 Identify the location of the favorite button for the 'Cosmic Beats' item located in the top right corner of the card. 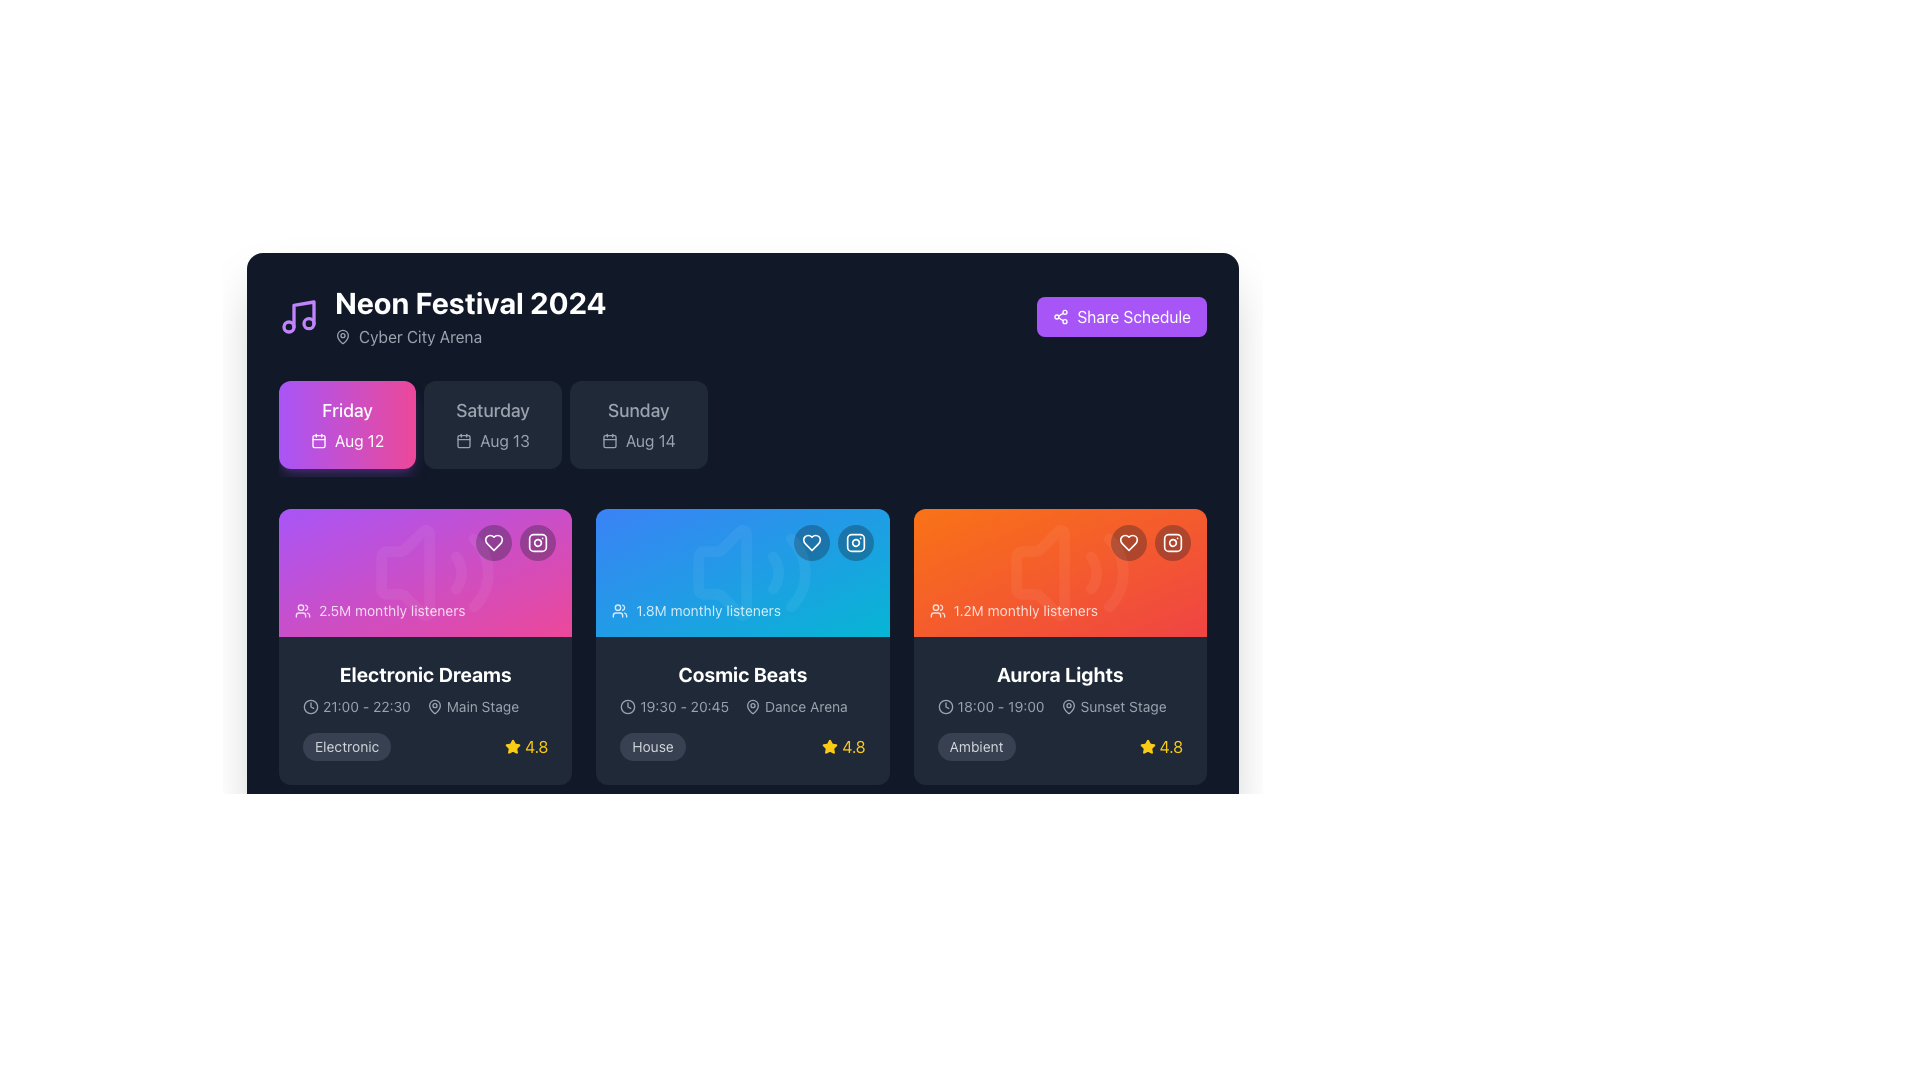
(811, 543).